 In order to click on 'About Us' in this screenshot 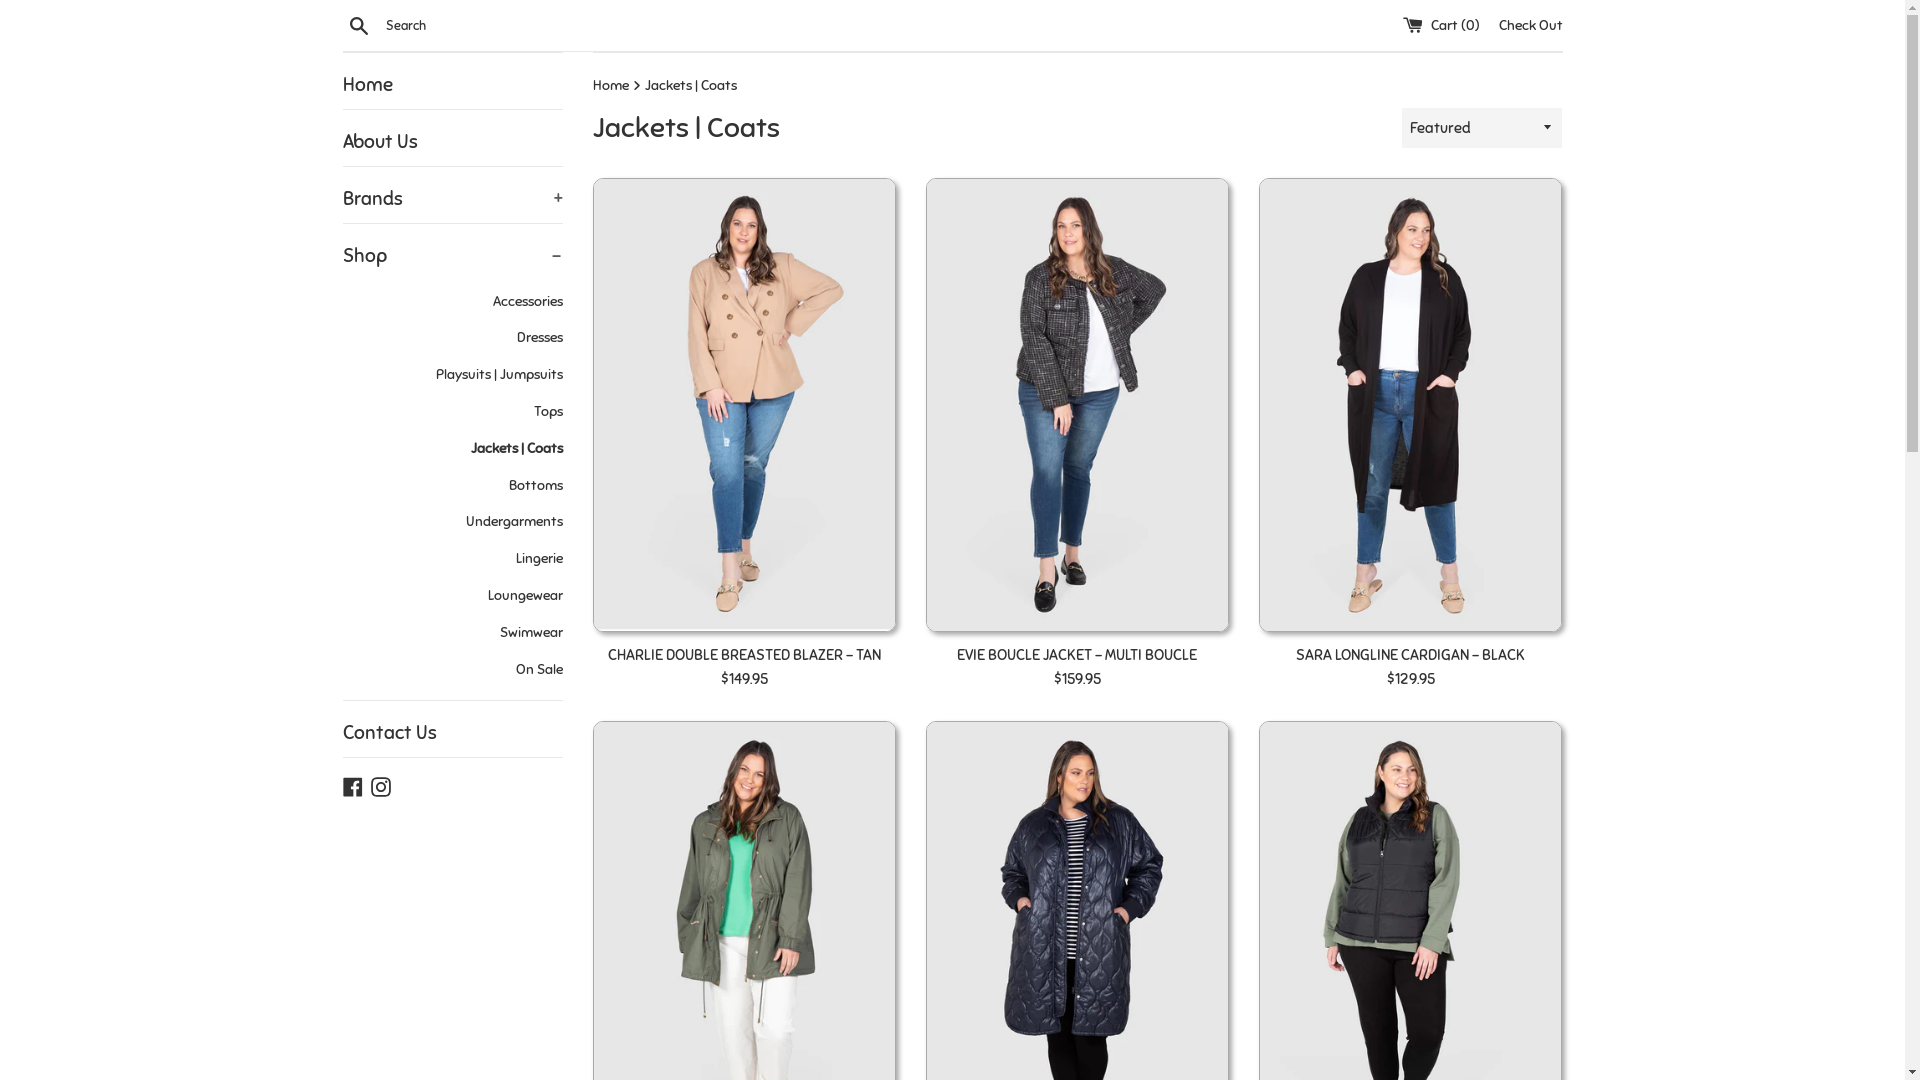, I will do `click(450, 141)`.